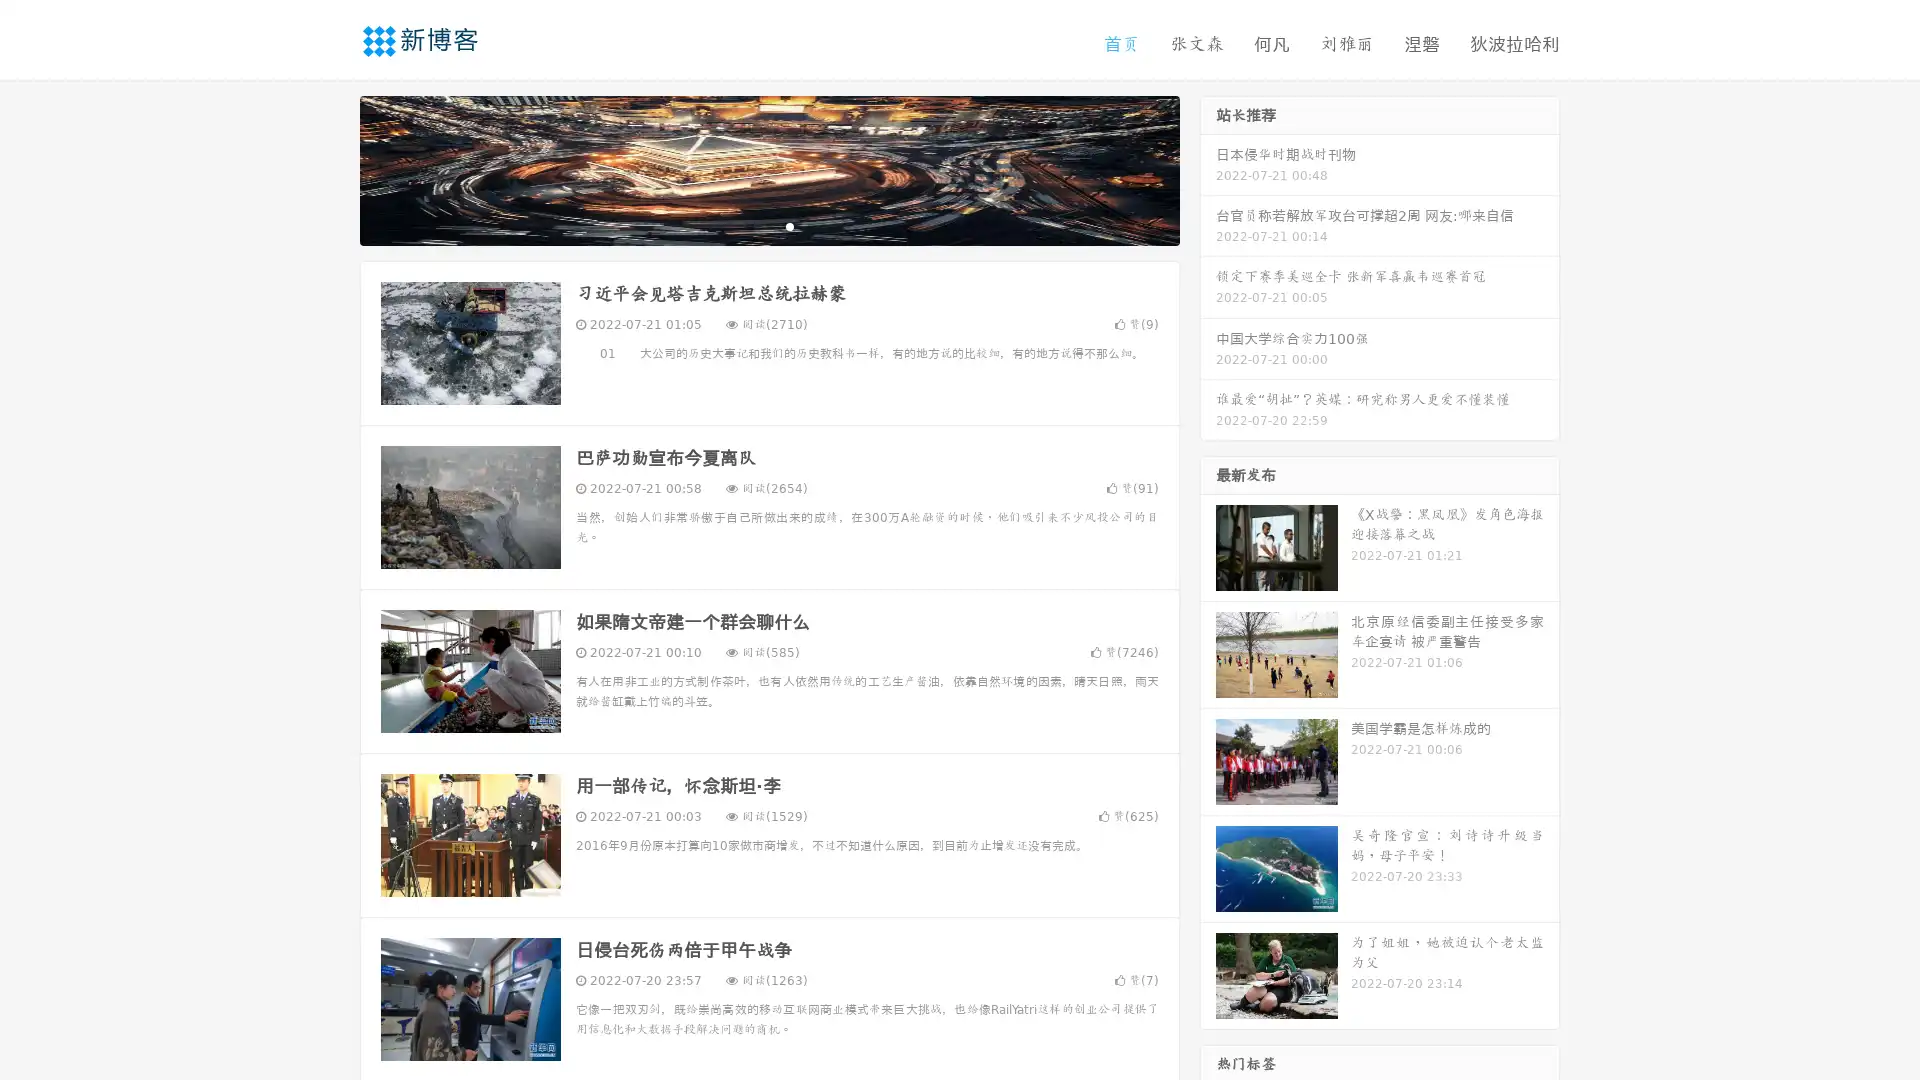  What do you see at coordinates (789, 225) in the screenshot?
I see `Go to slide 3` at bounding box center [789, 225].